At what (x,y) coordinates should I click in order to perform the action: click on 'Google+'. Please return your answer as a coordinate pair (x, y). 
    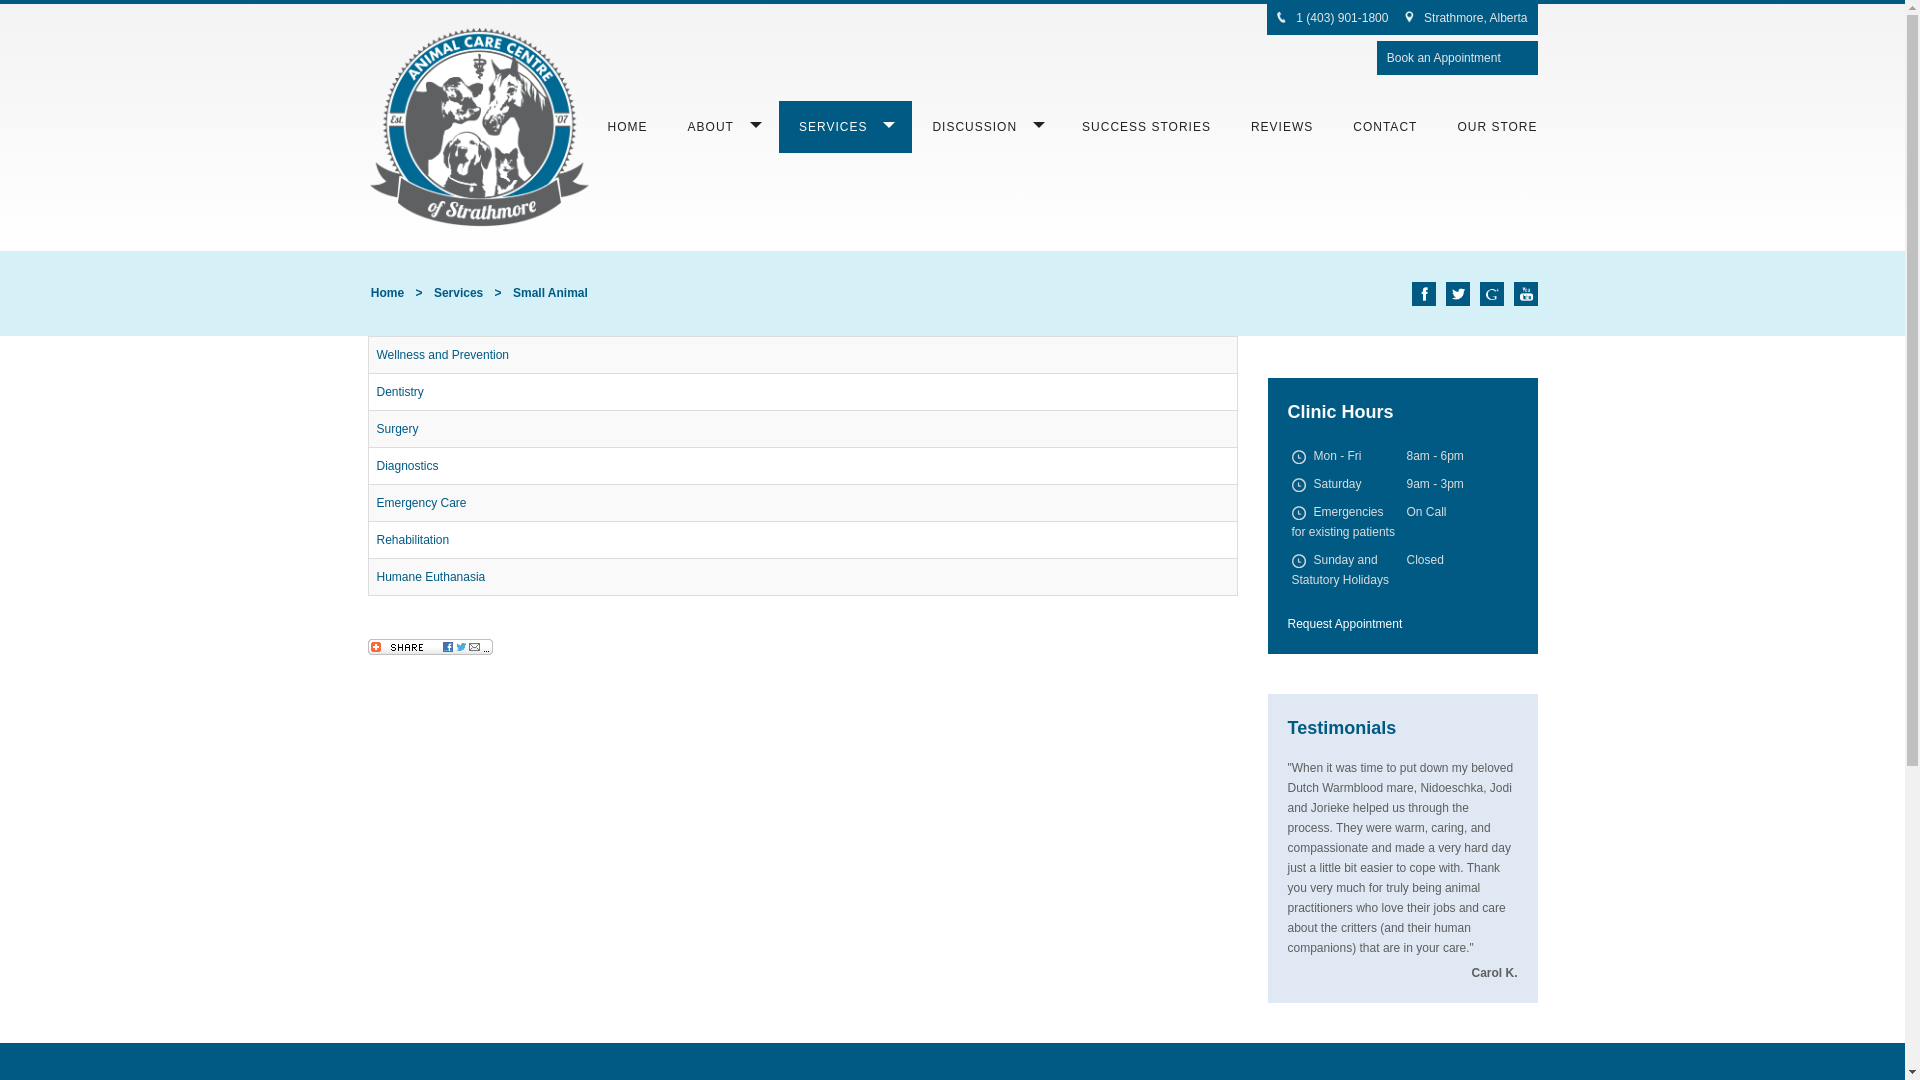
    Looking at the image, I should click on (1492, 293).